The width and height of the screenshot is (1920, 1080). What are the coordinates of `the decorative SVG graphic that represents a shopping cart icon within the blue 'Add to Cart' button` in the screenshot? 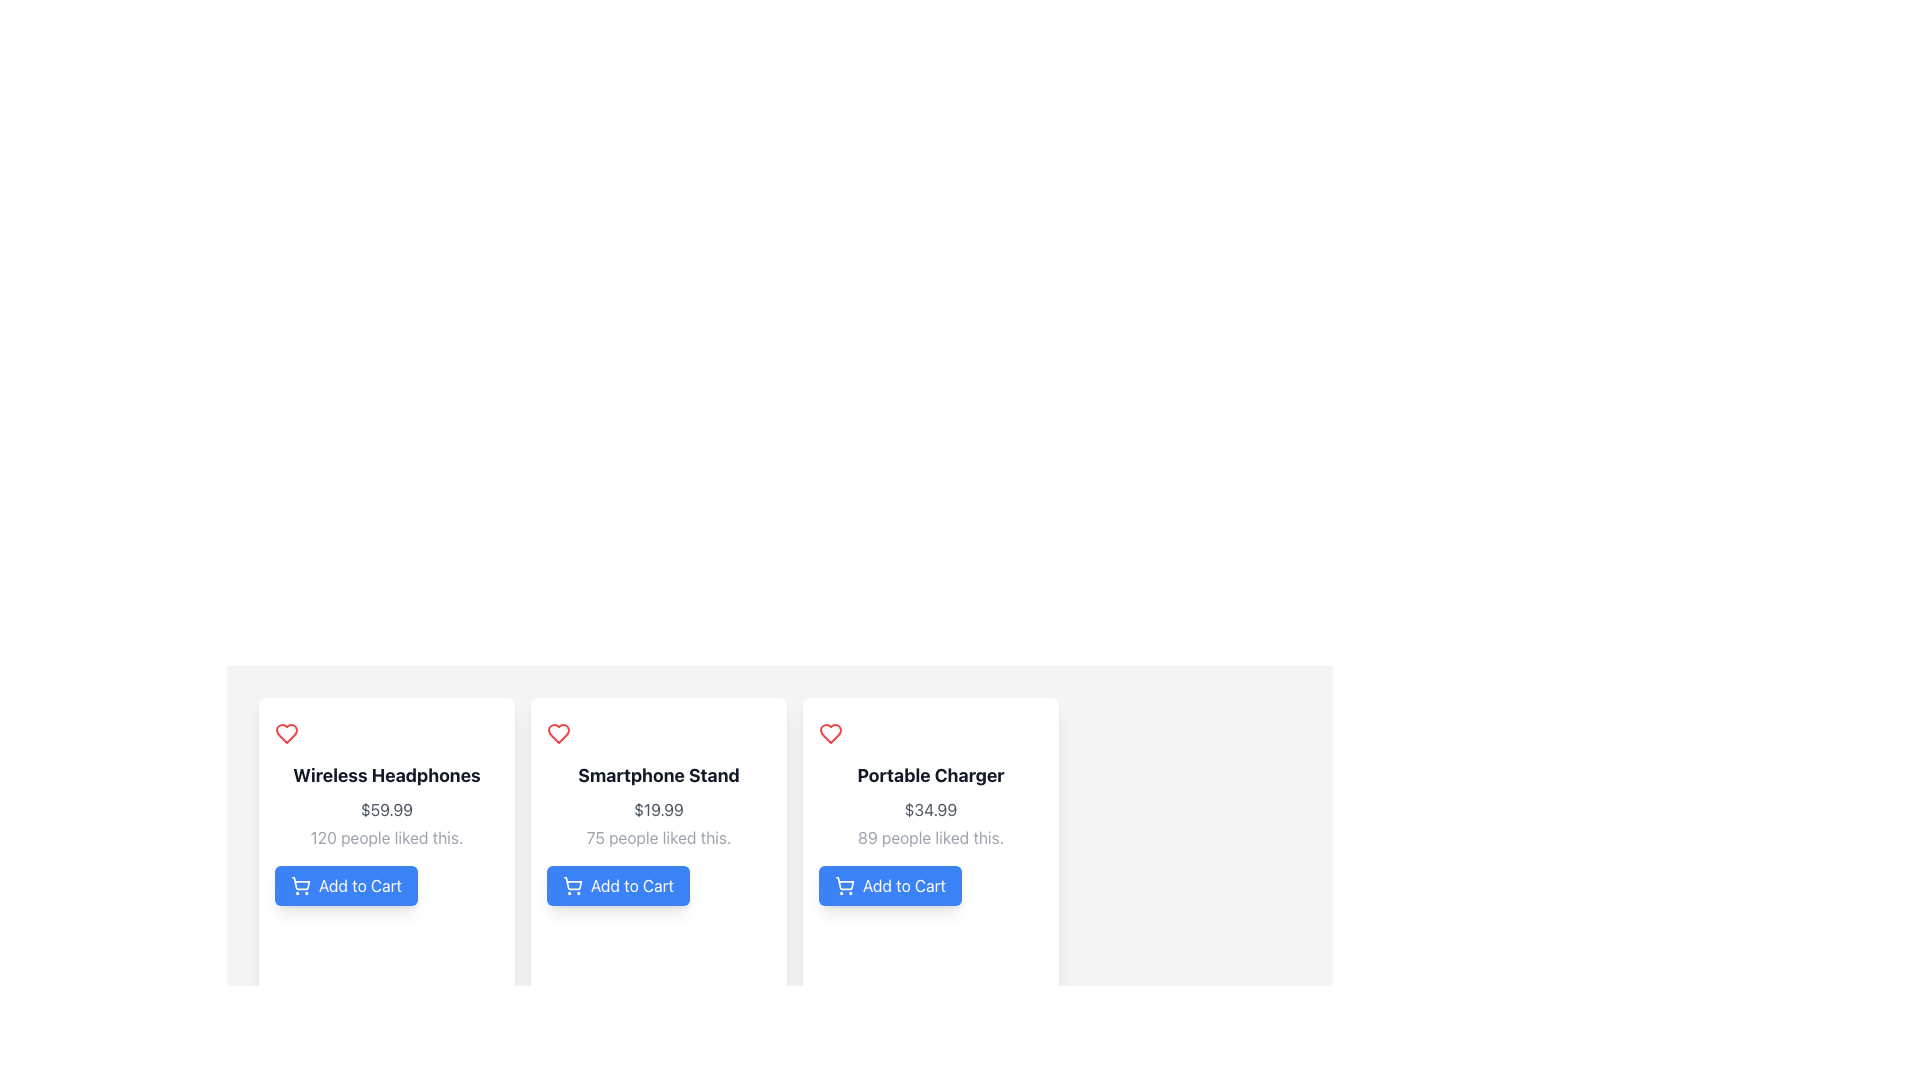 It's located at (572, 882).